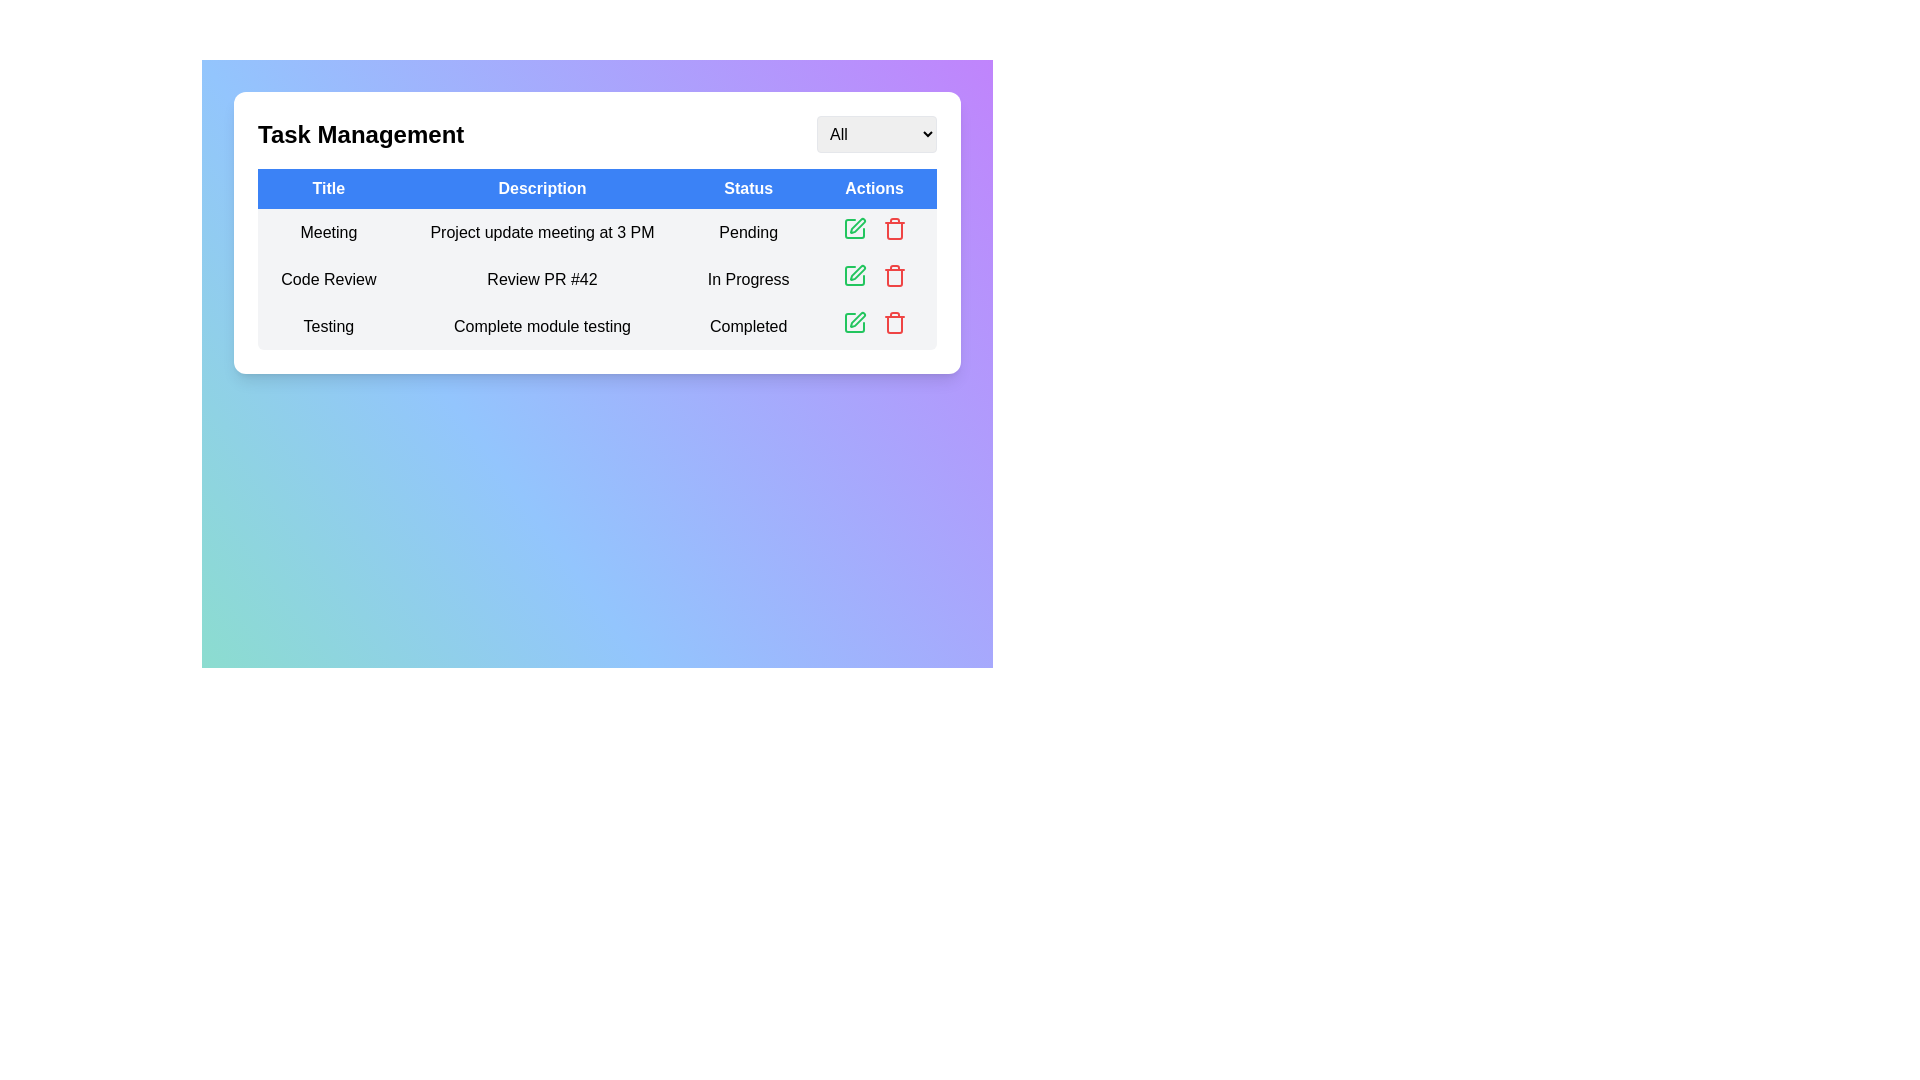 This screenshot has width=1920, height=1080. I want to click on the 'Edit' icon button located in the 'Actions' column of the second row, which is aligned closely with the 'In Progress' text in the 'Status' column, so click(854, 276).